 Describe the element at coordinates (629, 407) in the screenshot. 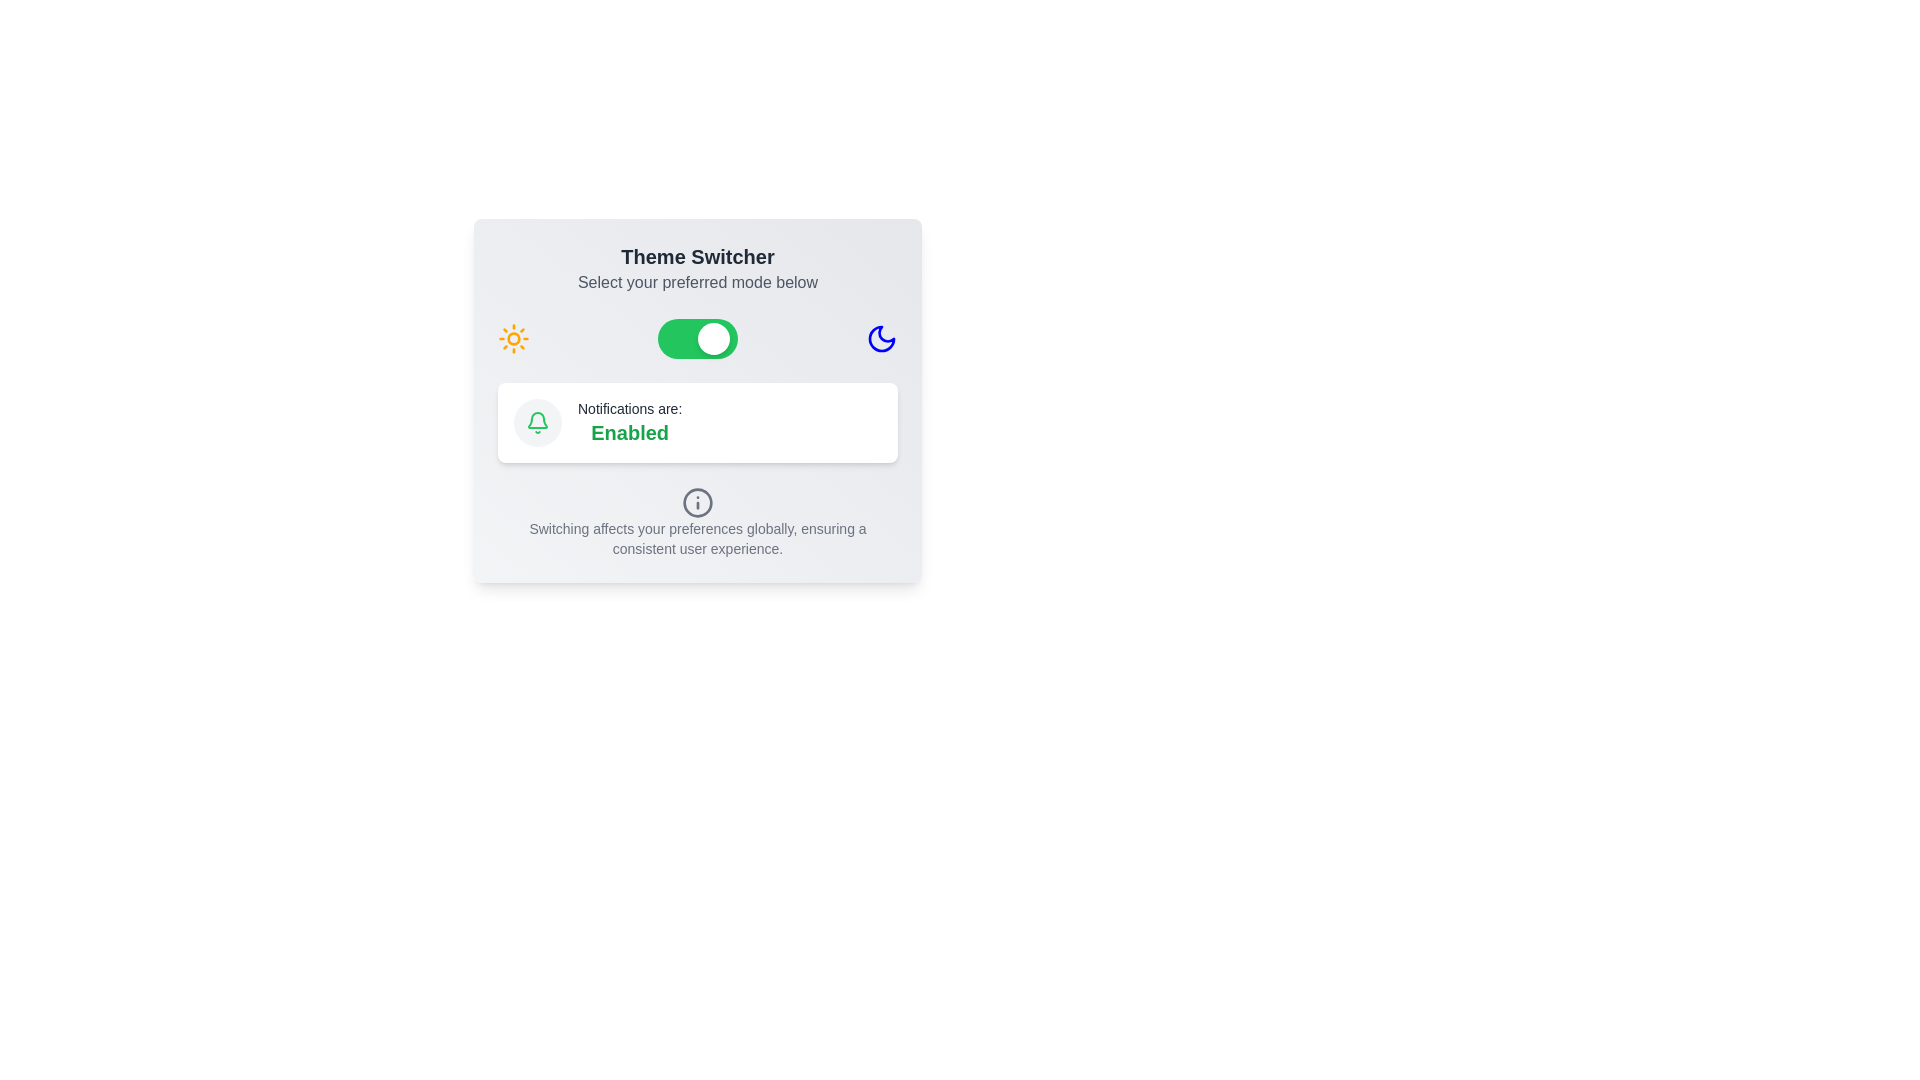

I see `the text label that reads 'Notifications are:', which is styled in a small font size and medium weight, located above the text 'Enabled' in a card-like section` at that location.